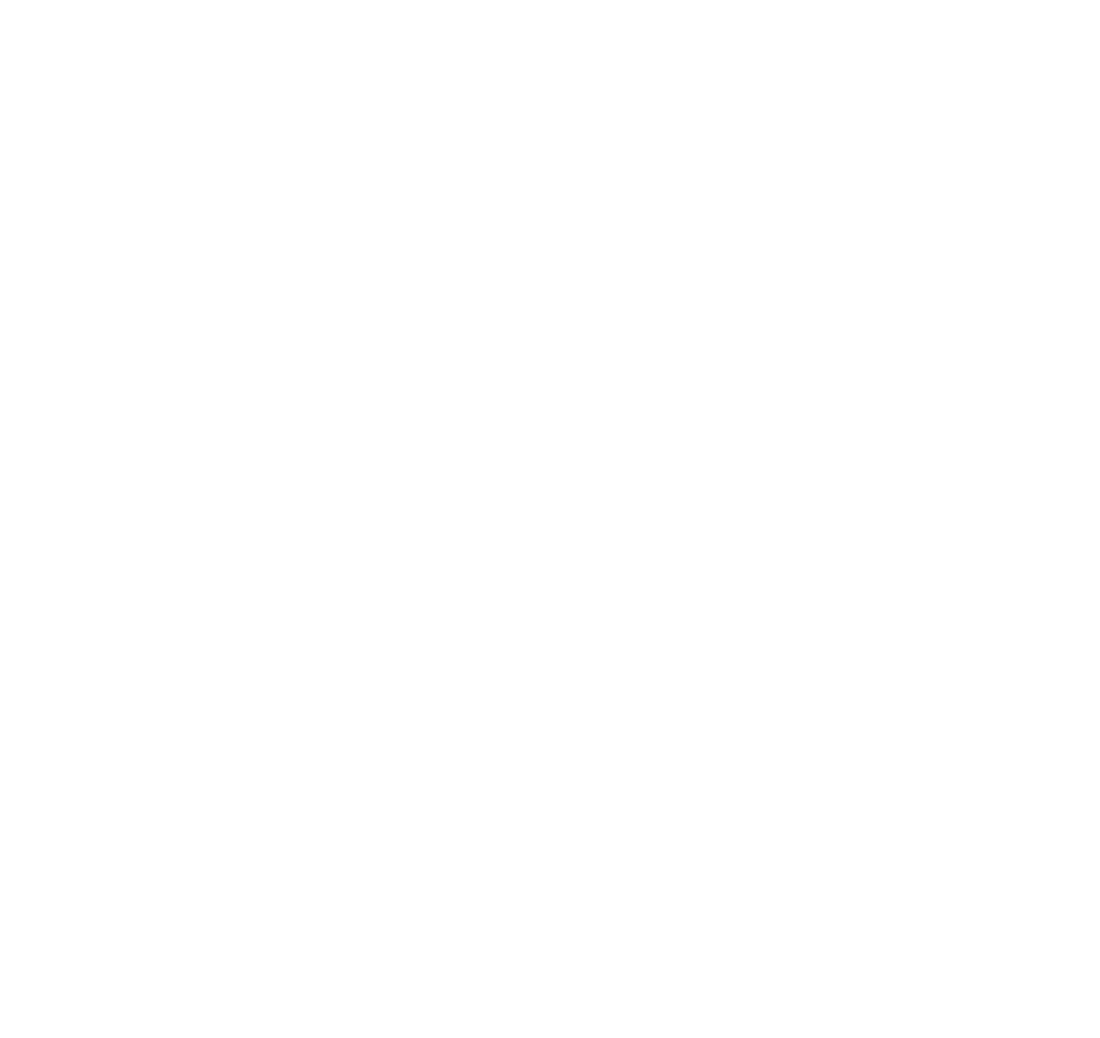 The image size is (1100, 1038). What do you see at coordinates (477, 162) in the screenshot?
I see `'Personal identification information Name, email address, phone number, social media platform references.'` at bounding box center [477, 162].